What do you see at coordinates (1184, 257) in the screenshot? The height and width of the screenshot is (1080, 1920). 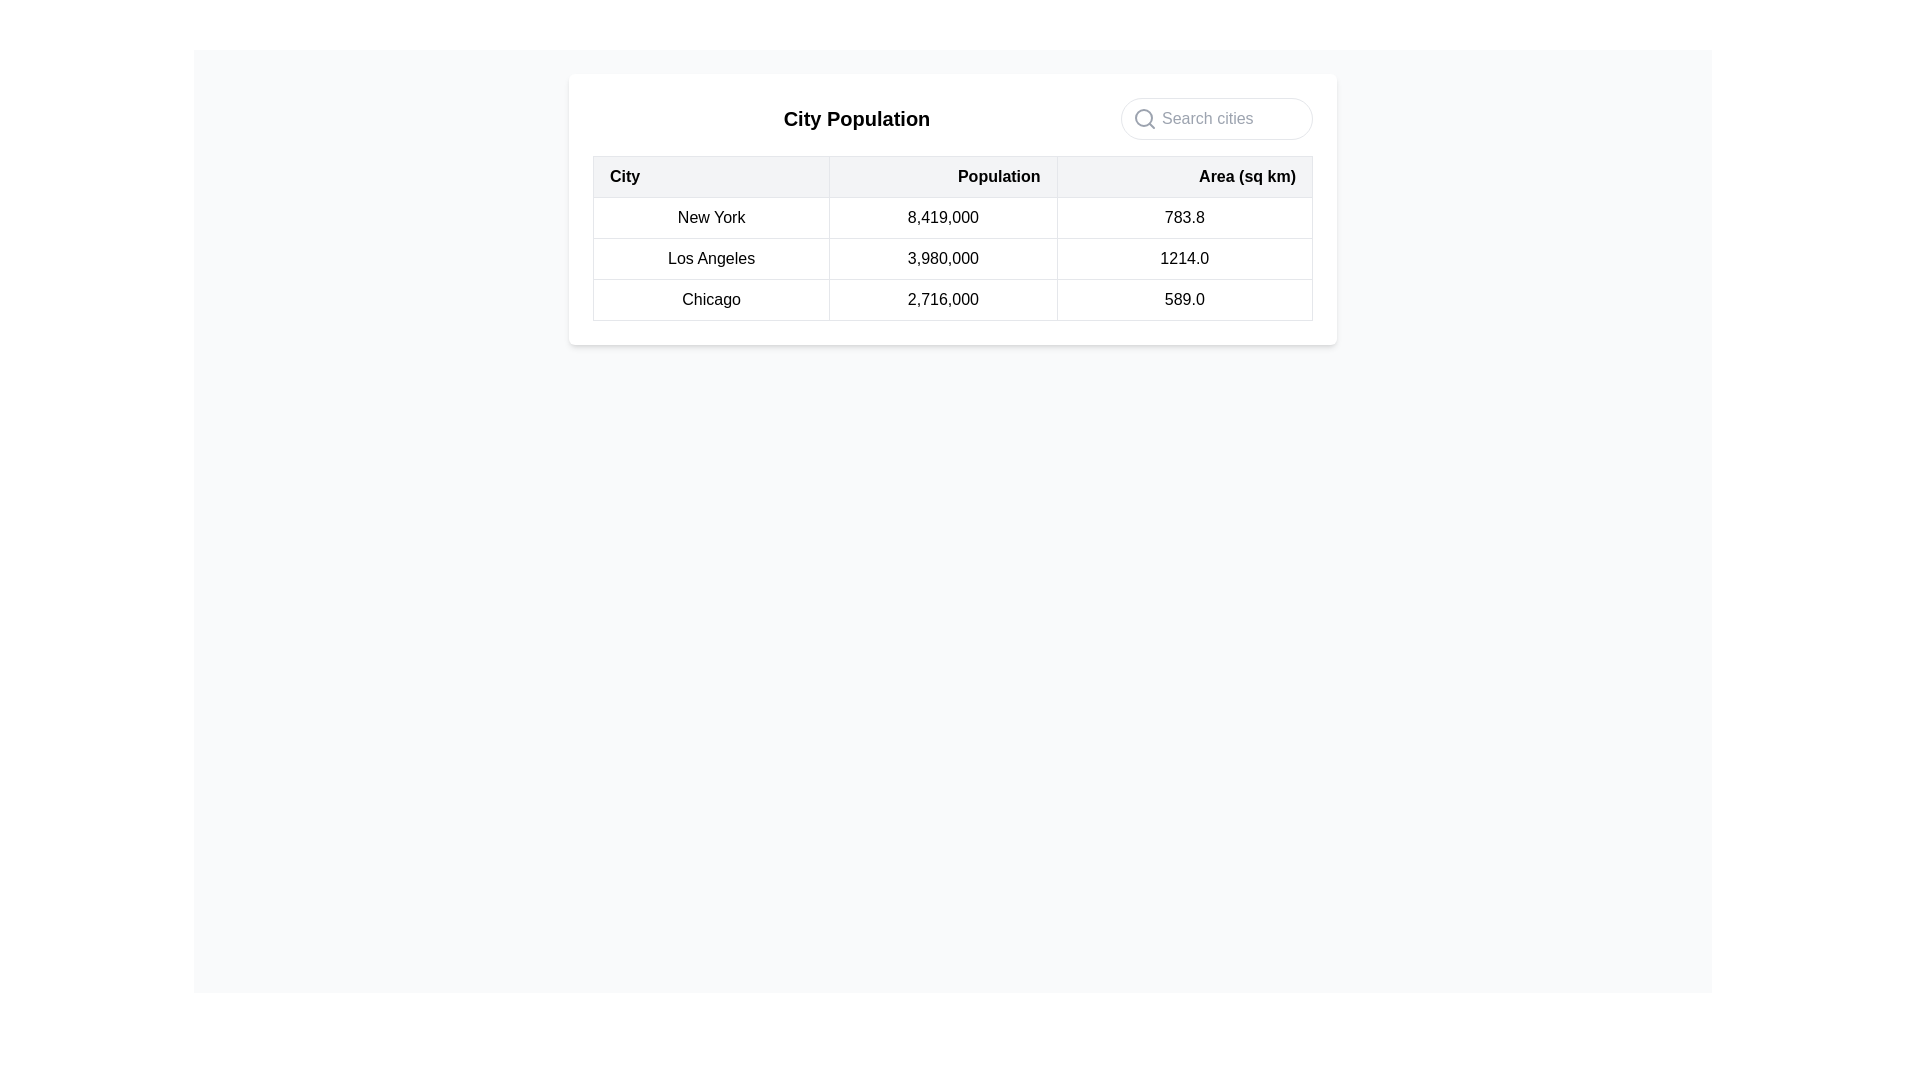 I see `the table cell containing the text '1214.0', which is the third cell in the second row under the 'Area (sq km)' header` at bounding box center [1184, 257].